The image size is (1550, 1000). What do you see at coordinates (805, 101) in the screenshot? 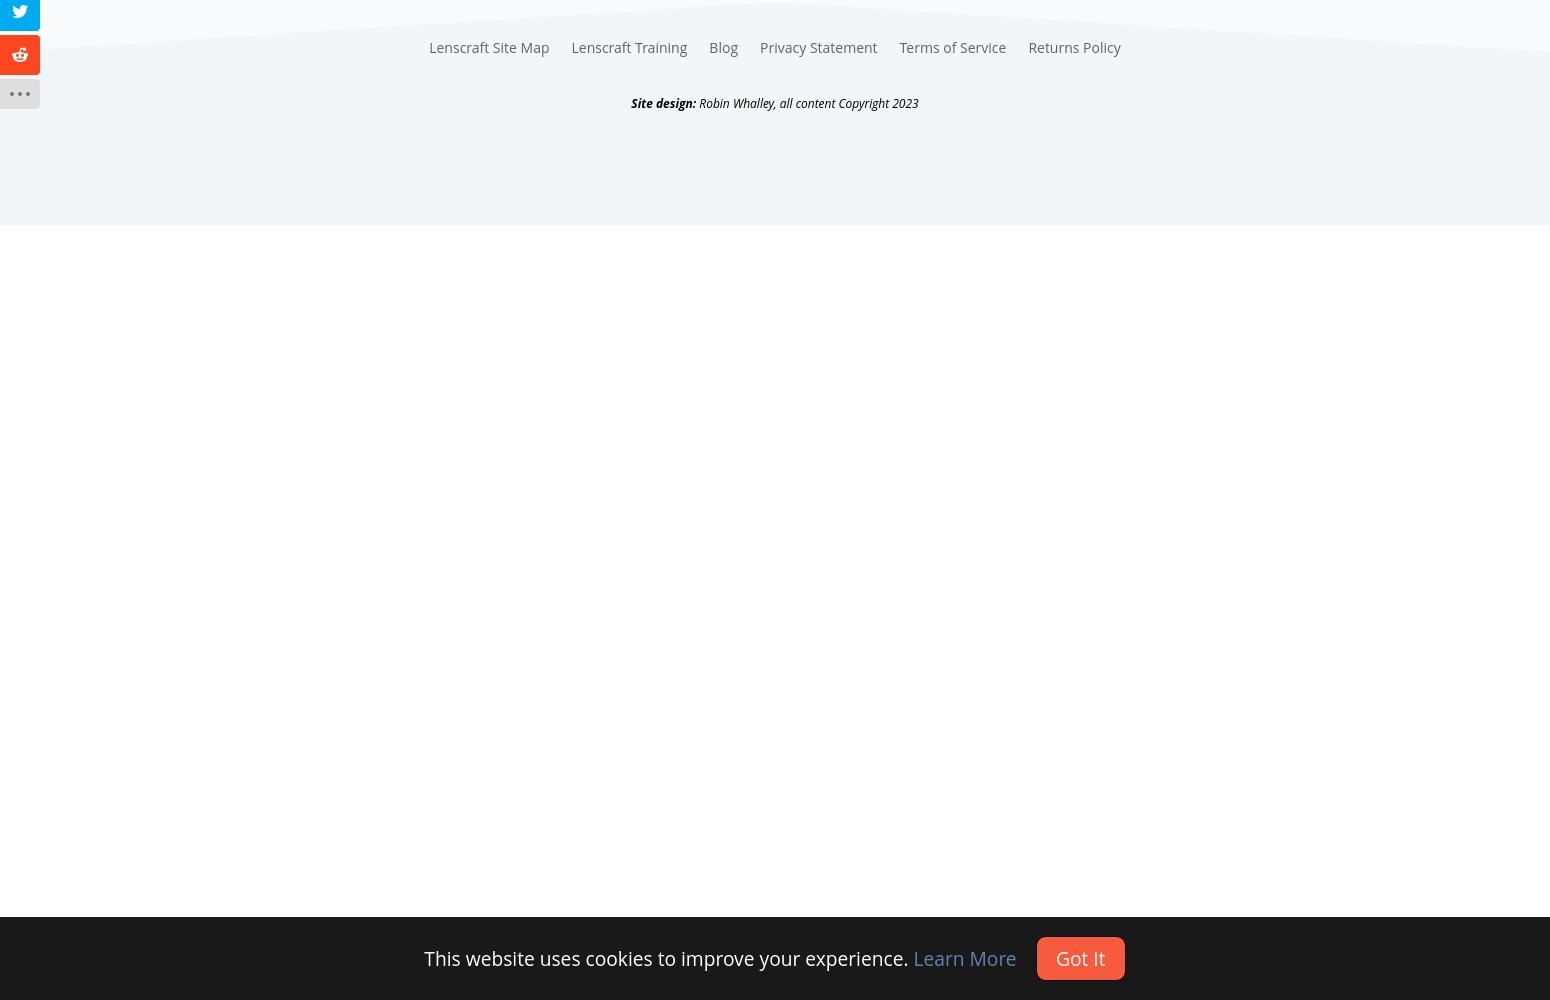
I see `'Robin Whalley, all content Copyright 2023'` at bounding box center [805, 101].